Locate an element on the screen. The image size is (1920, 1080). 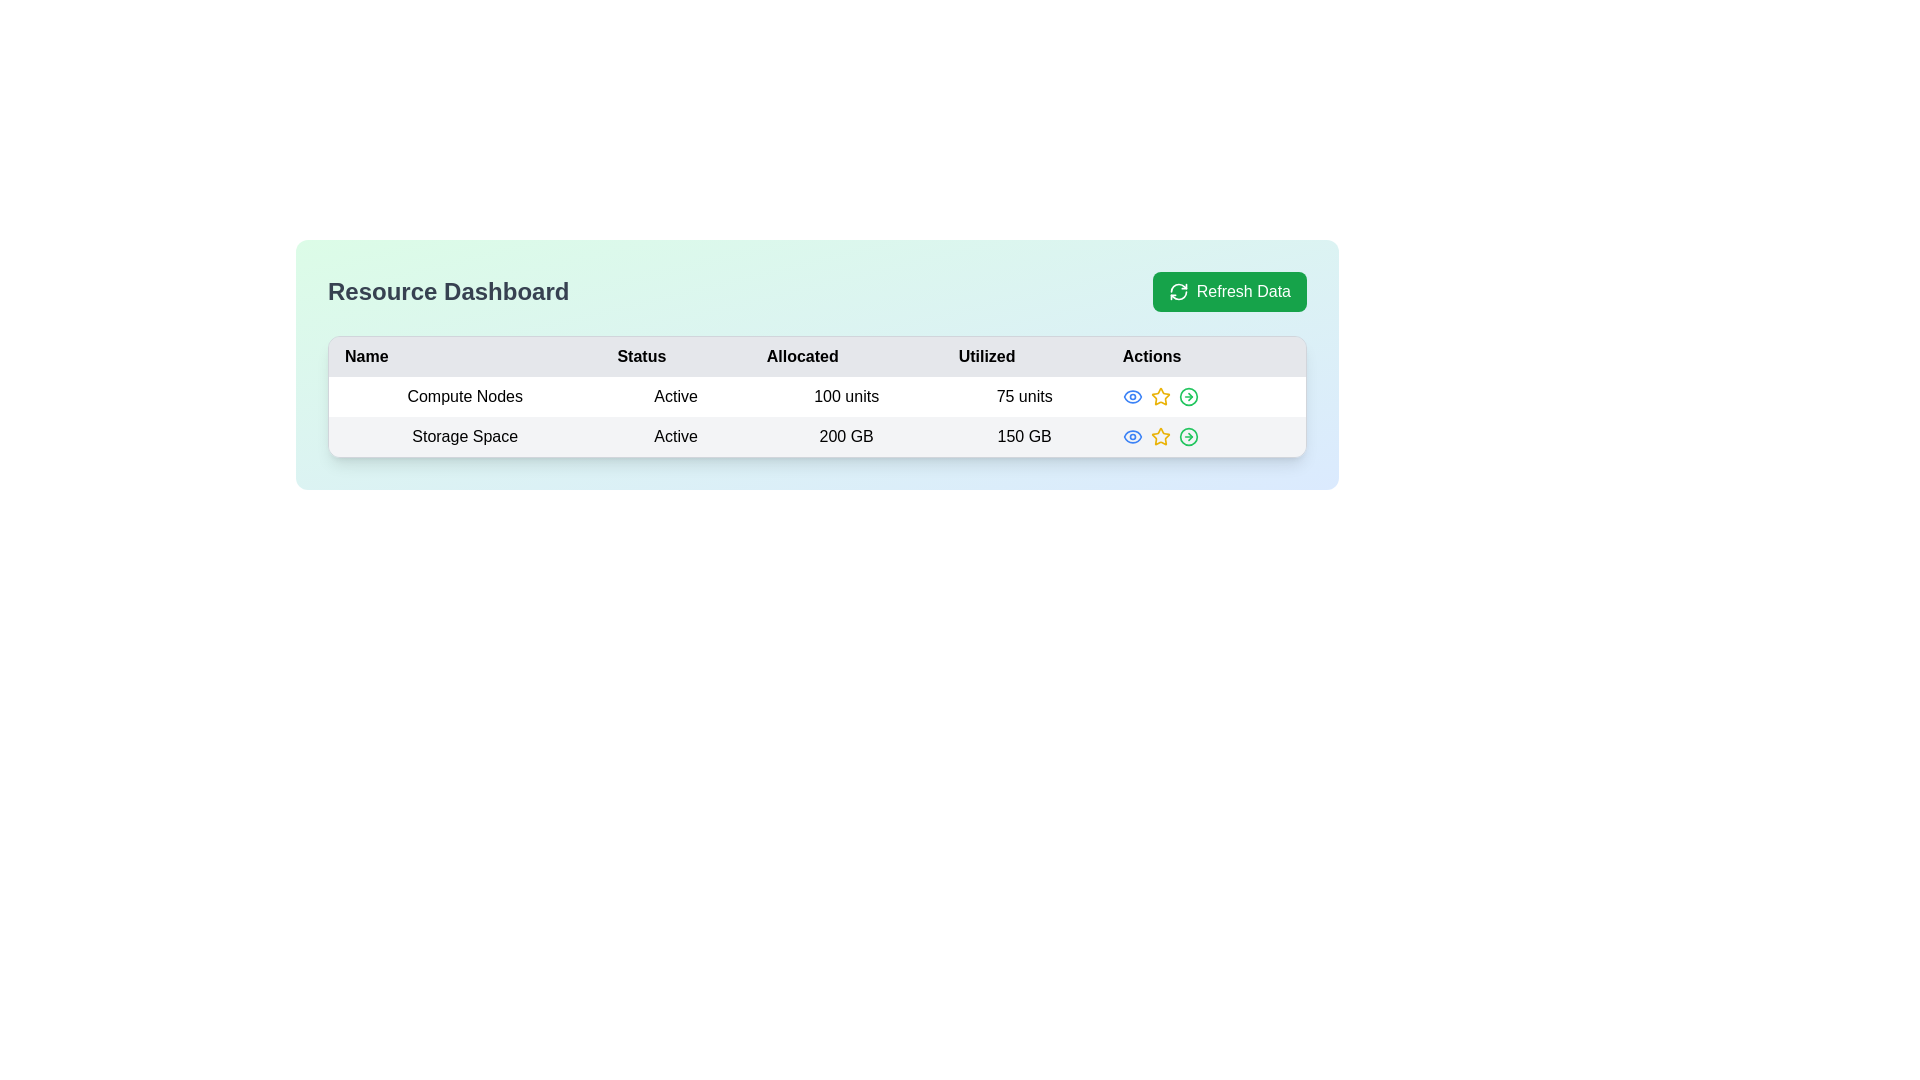
the second row of the resource storage details table, located below the 'Compute Nodes' row is located at coordinates (817, 435).